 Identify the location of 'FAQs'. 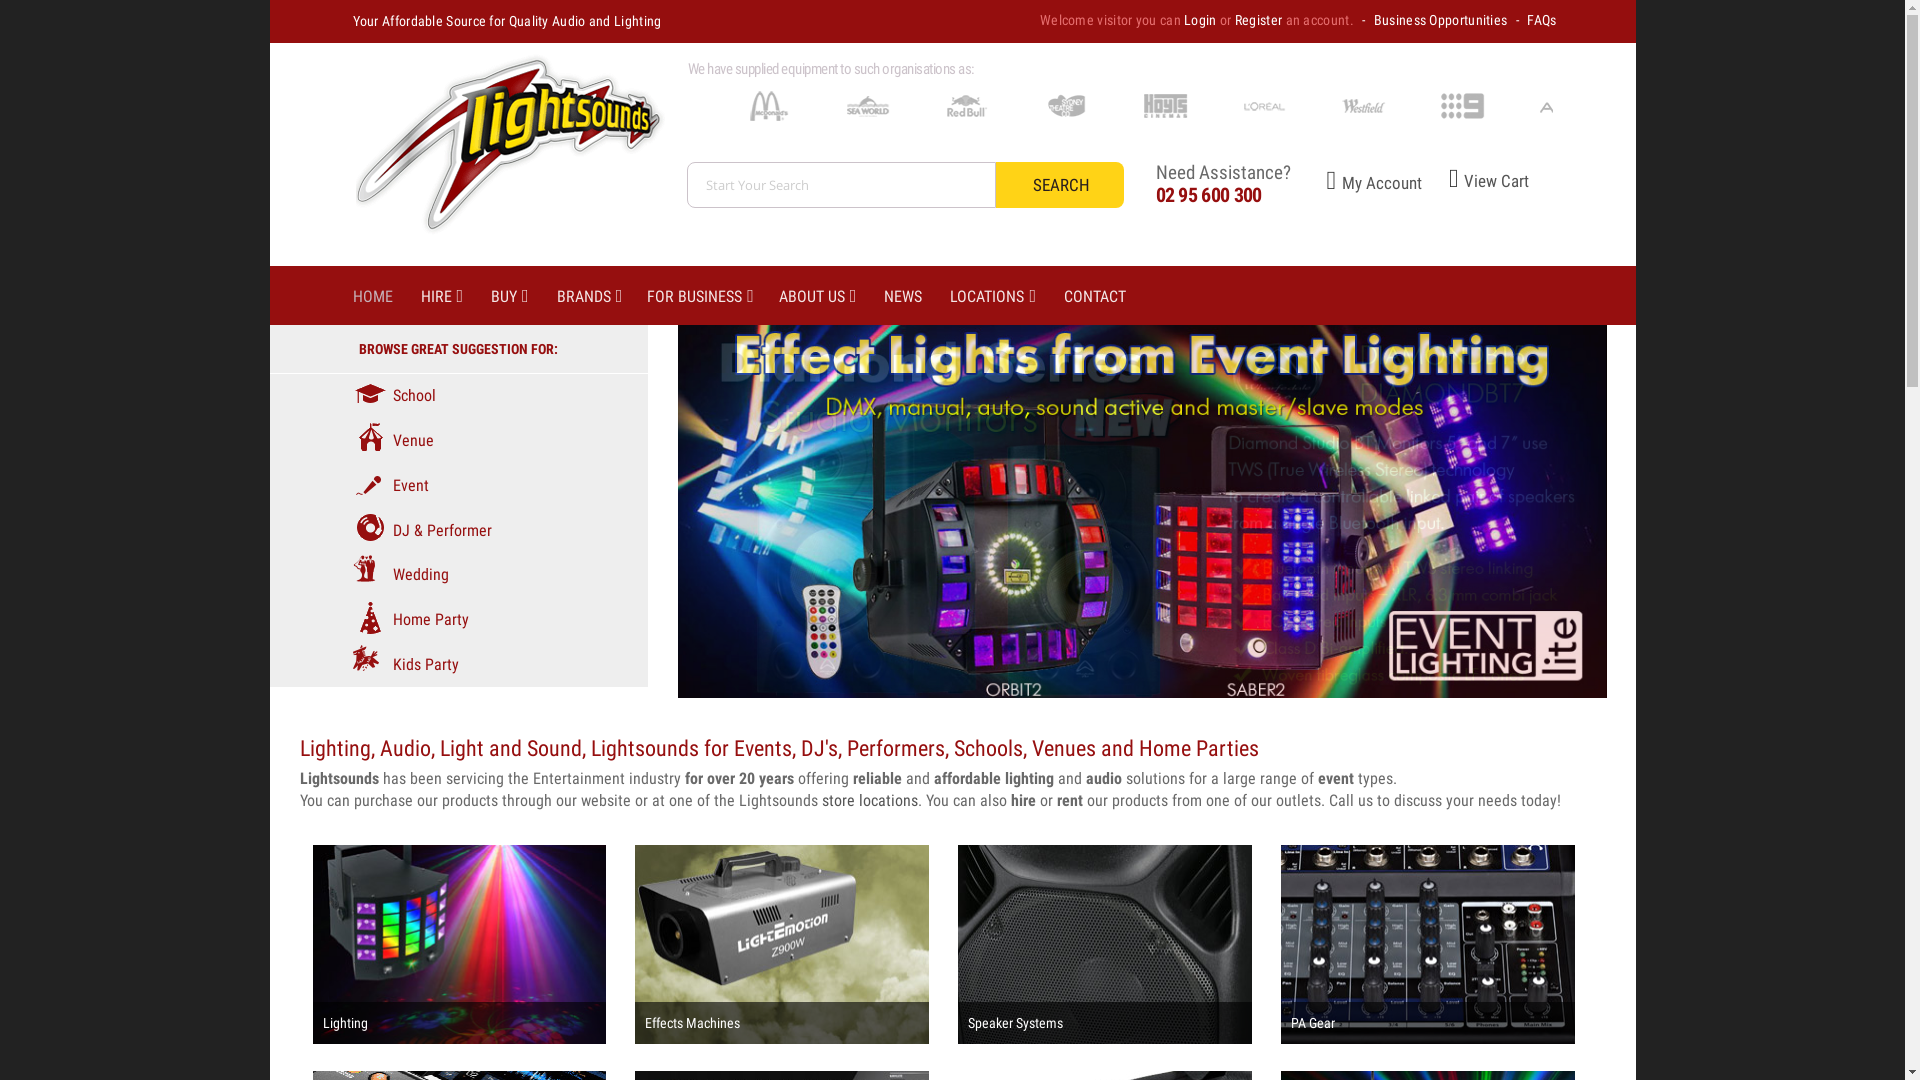
(1540, 19).